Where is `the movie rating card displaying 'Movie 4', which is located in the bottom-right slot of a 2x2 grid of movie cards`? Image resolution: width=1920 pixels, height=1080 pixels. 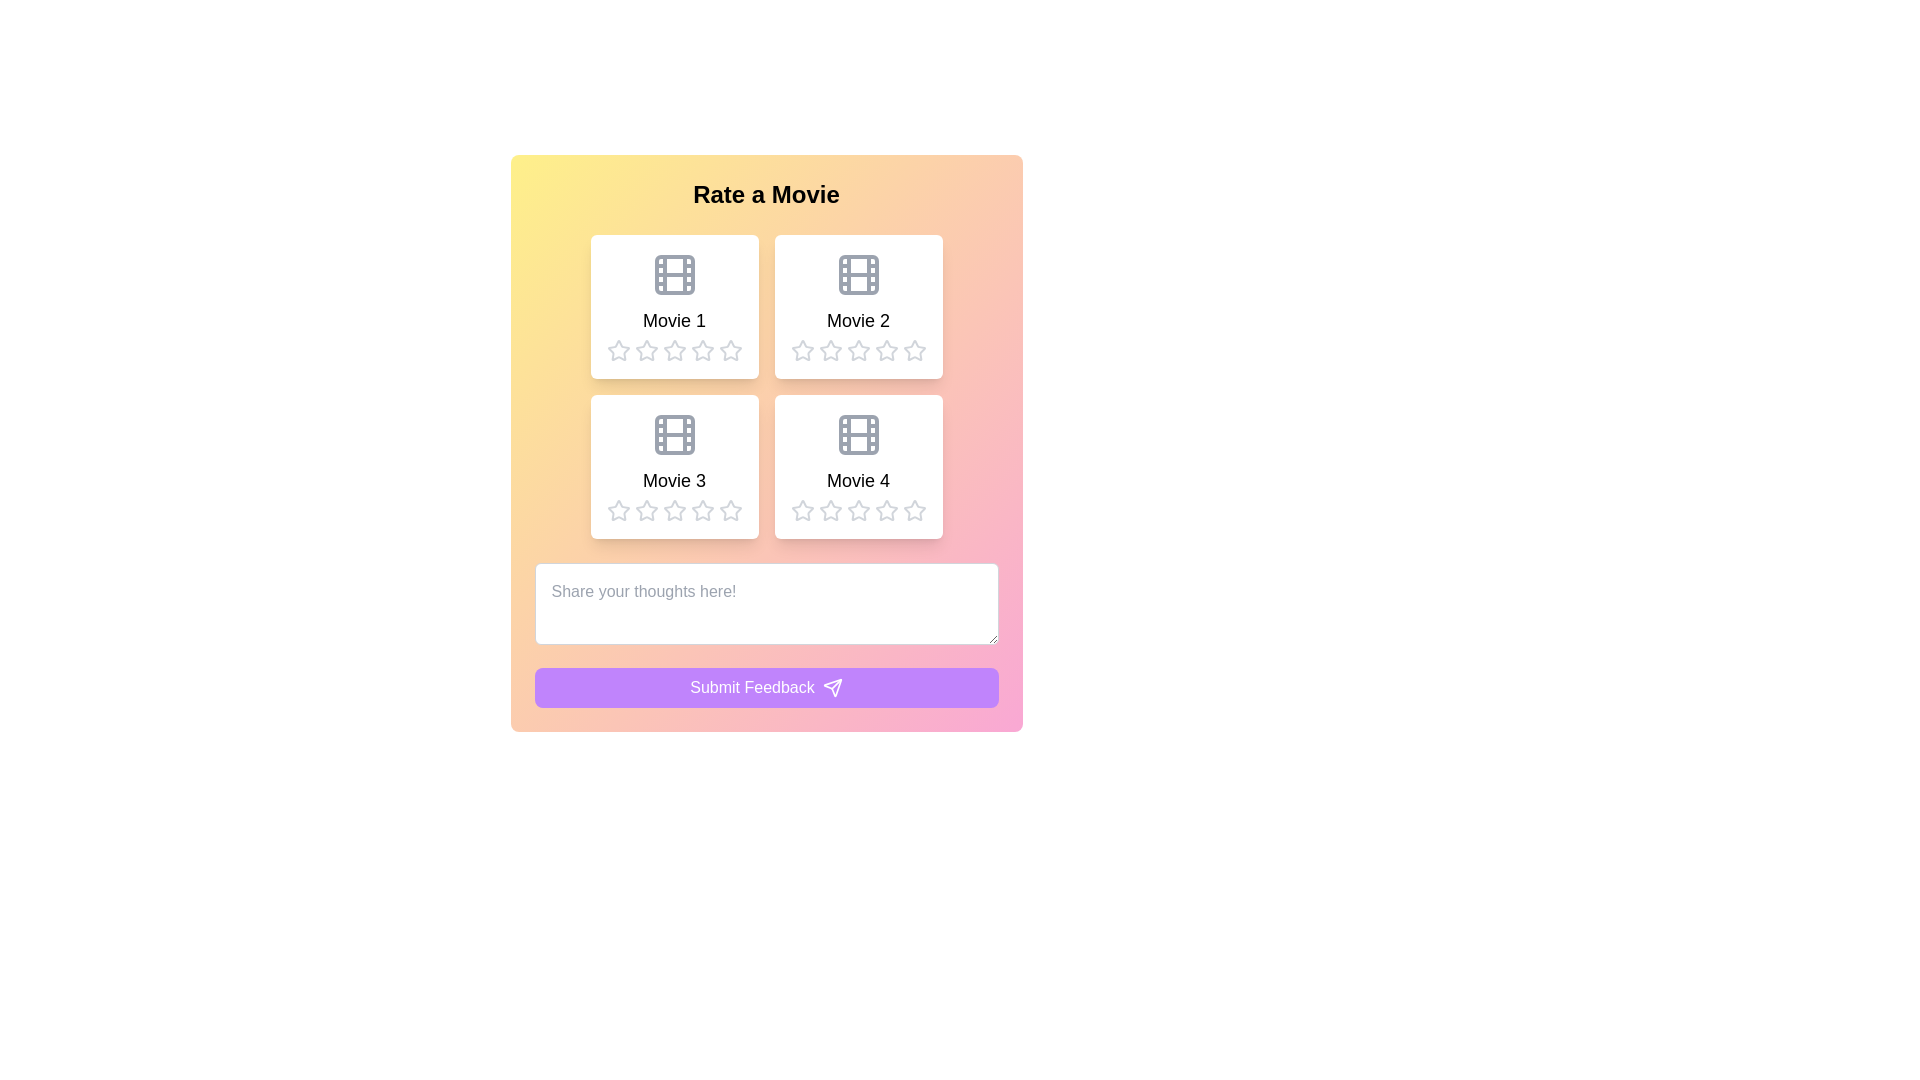
the movie rating card displaying 'Movie 4', which is located in the bottom-right slot of a 2x2 grid of movie cards is located at coordinates (858, 466).